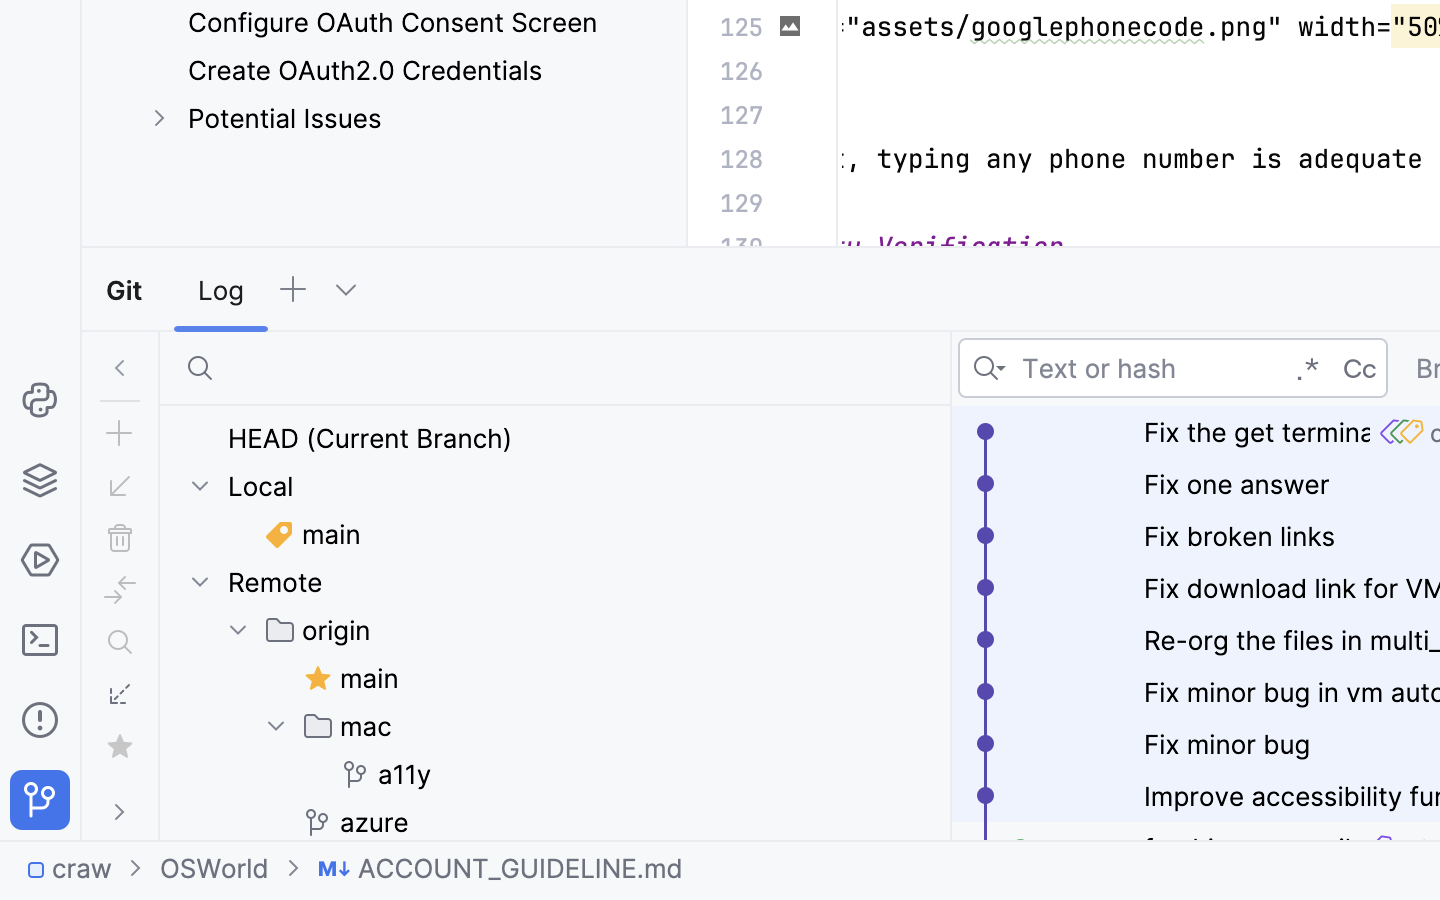 Image resolution: width=1440 pixels, height=900 pixels. I want to click on 'Git', so click(127, 288).